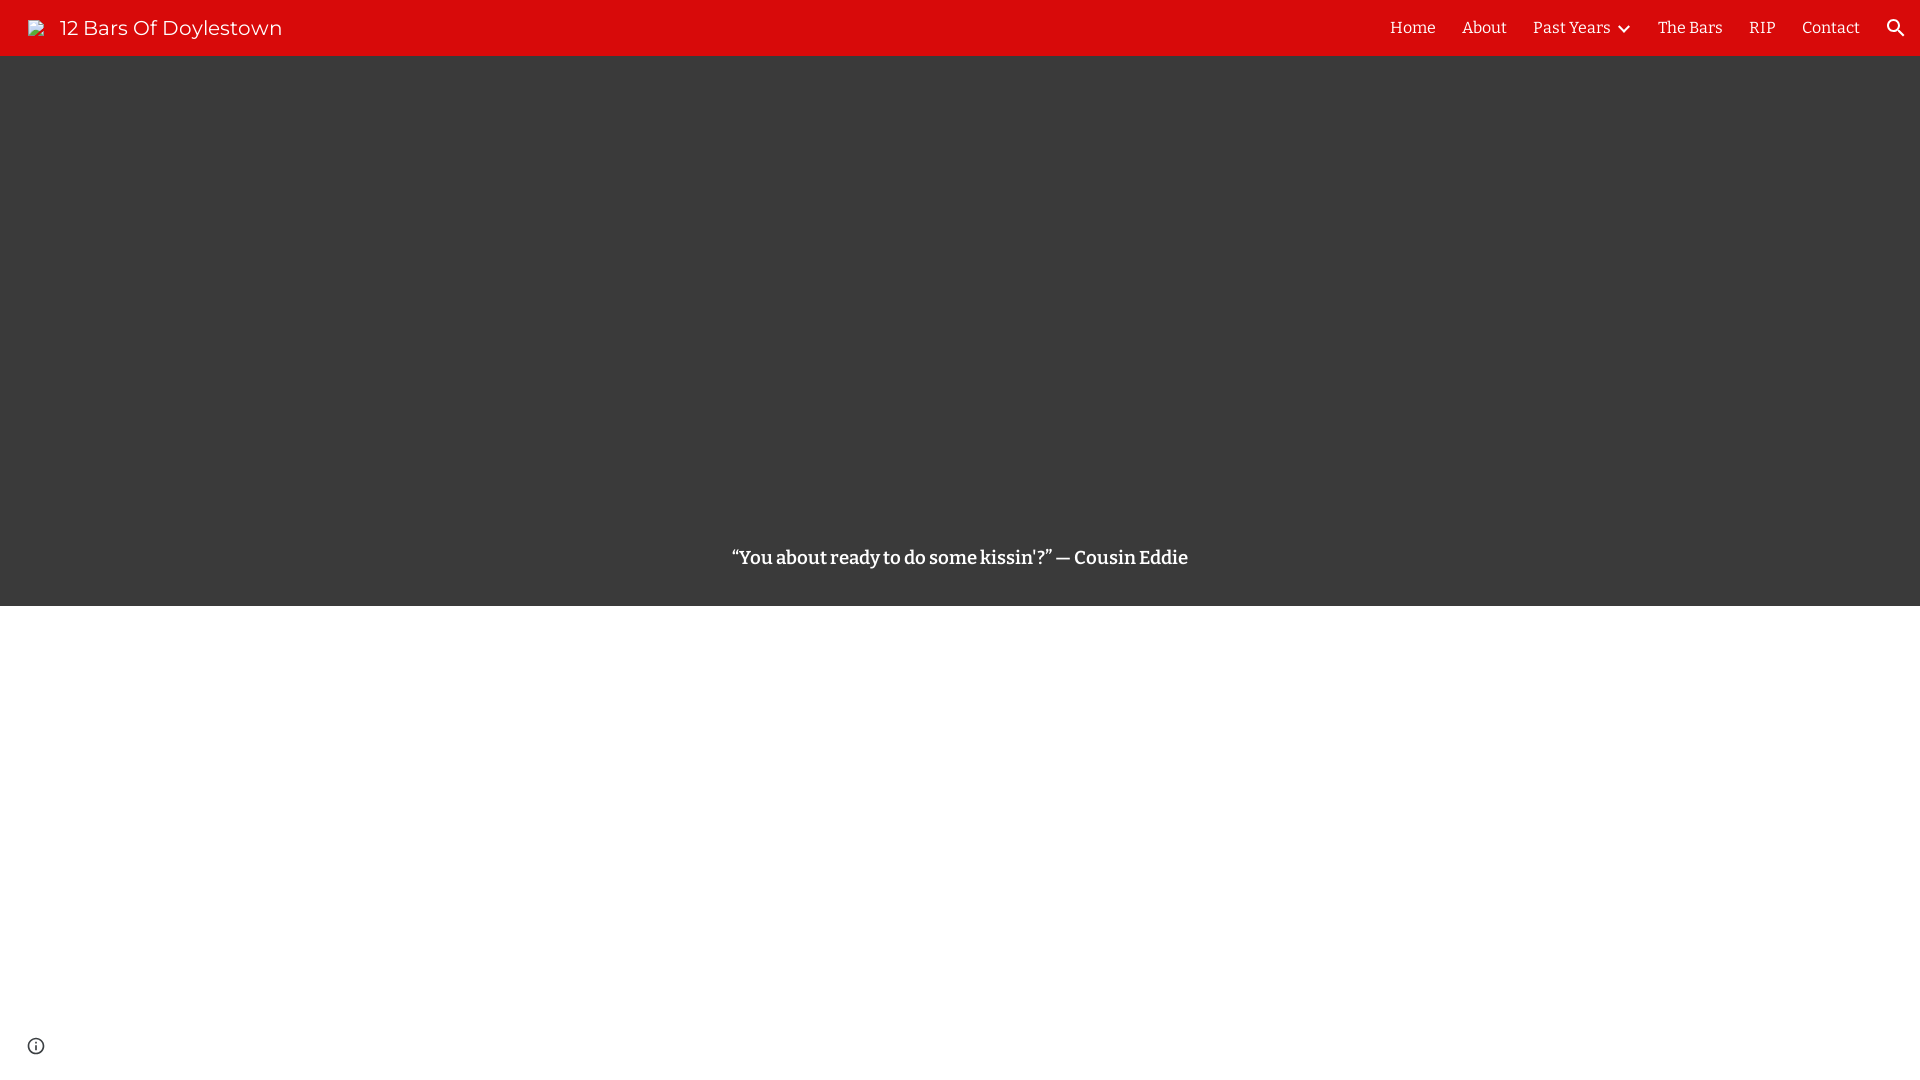  What do you see at coordinates (1411, 27) in the screenshot?
I see `'Home'` at bounding box center [1411, 27].